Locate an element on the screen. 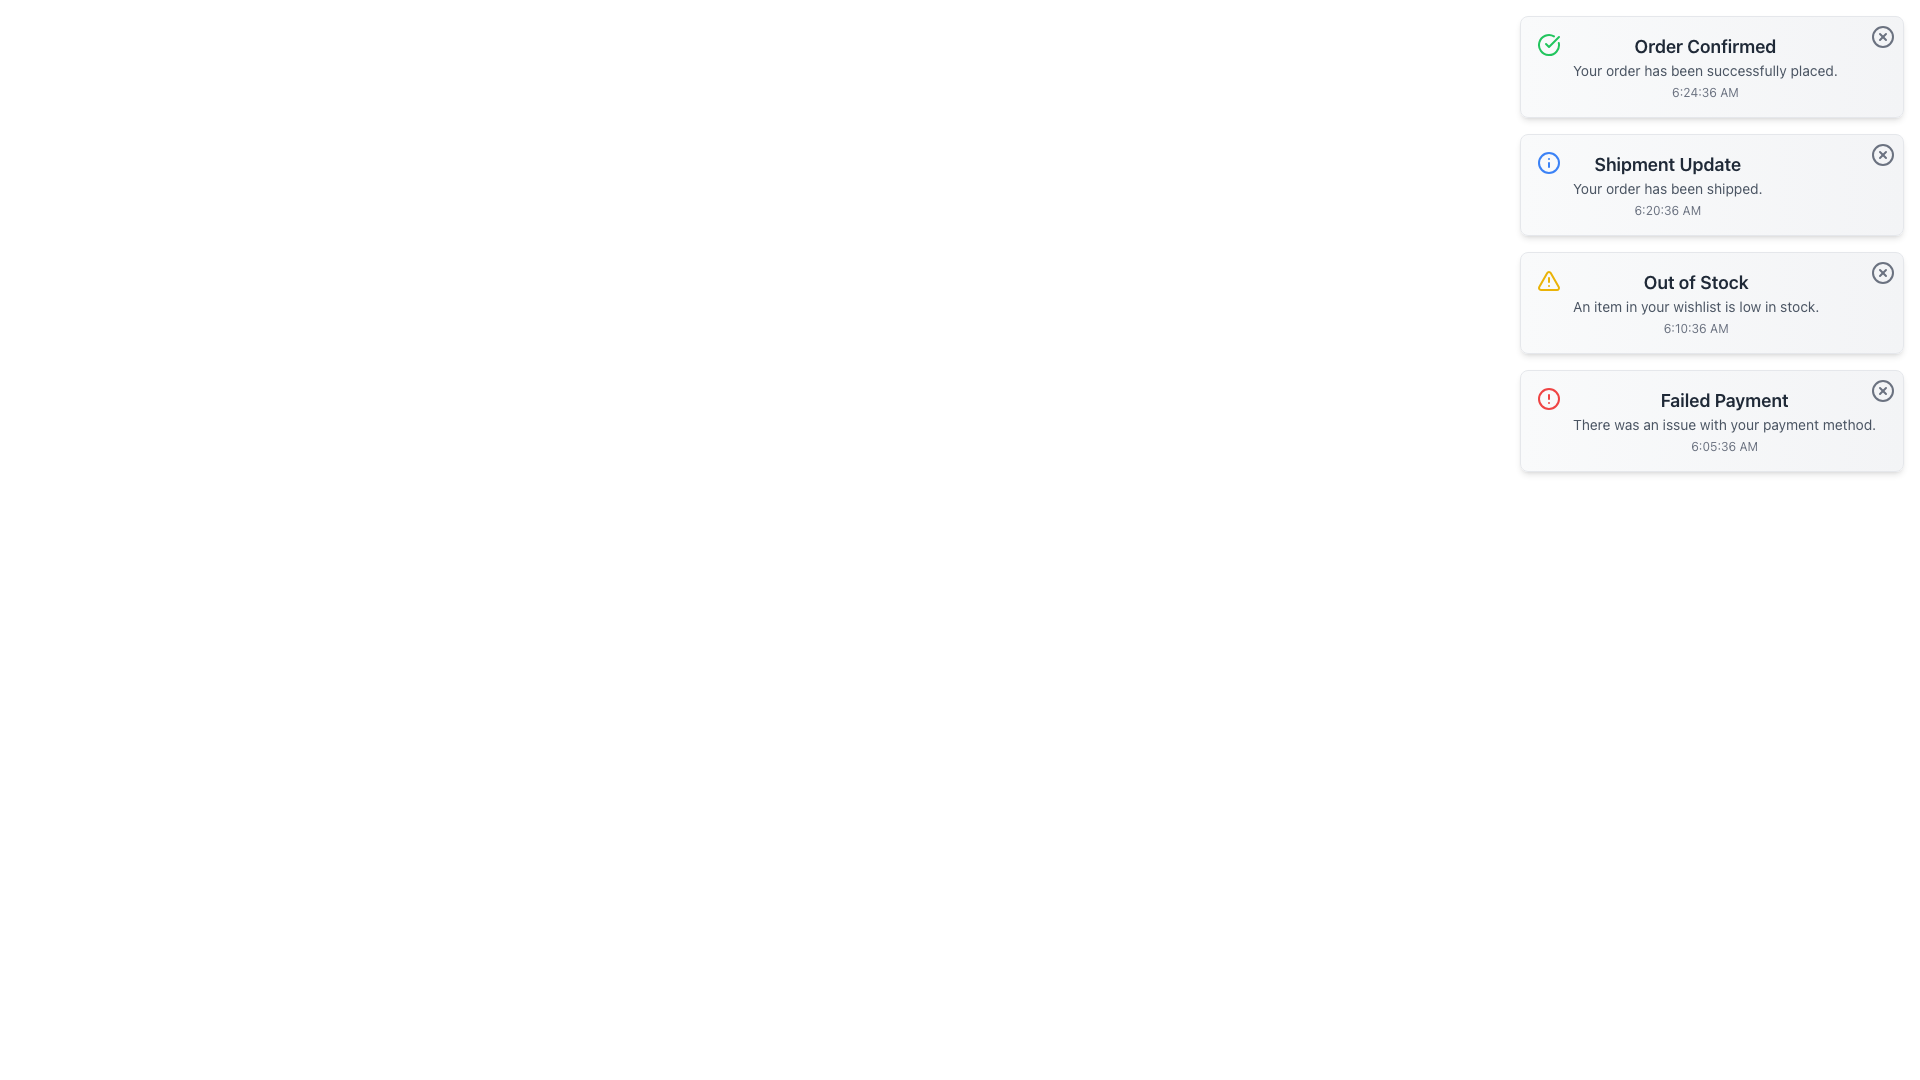 Image resolution: width=1920 pixels, height=1080 pixels. the SVG Circle element that serves as the close or cancel icon for the 'Out of Stock' notification, located at the top right of the notification card is located at coordinates (1881, 273).